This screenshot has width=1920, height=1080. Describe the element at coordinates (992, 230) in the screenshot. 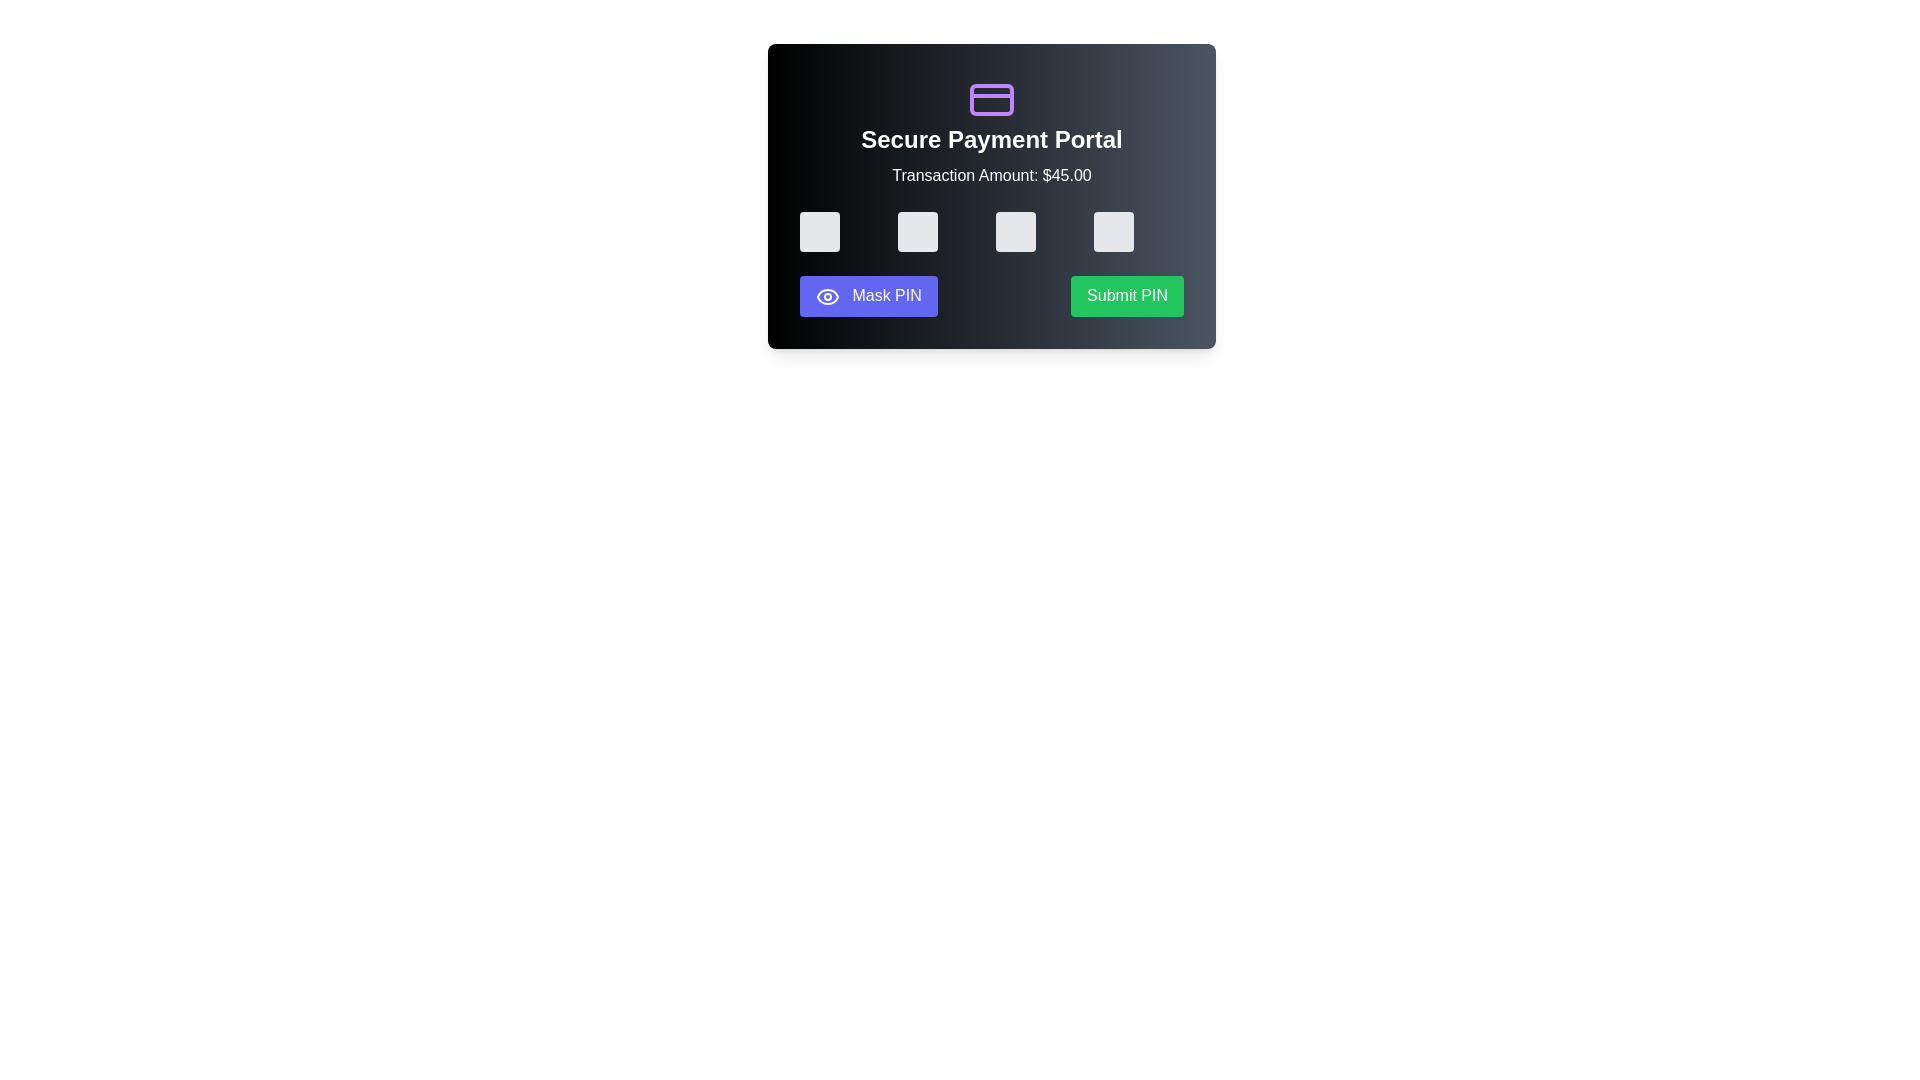

I see `the centered input fields in the payment form to focus on them` at that location.